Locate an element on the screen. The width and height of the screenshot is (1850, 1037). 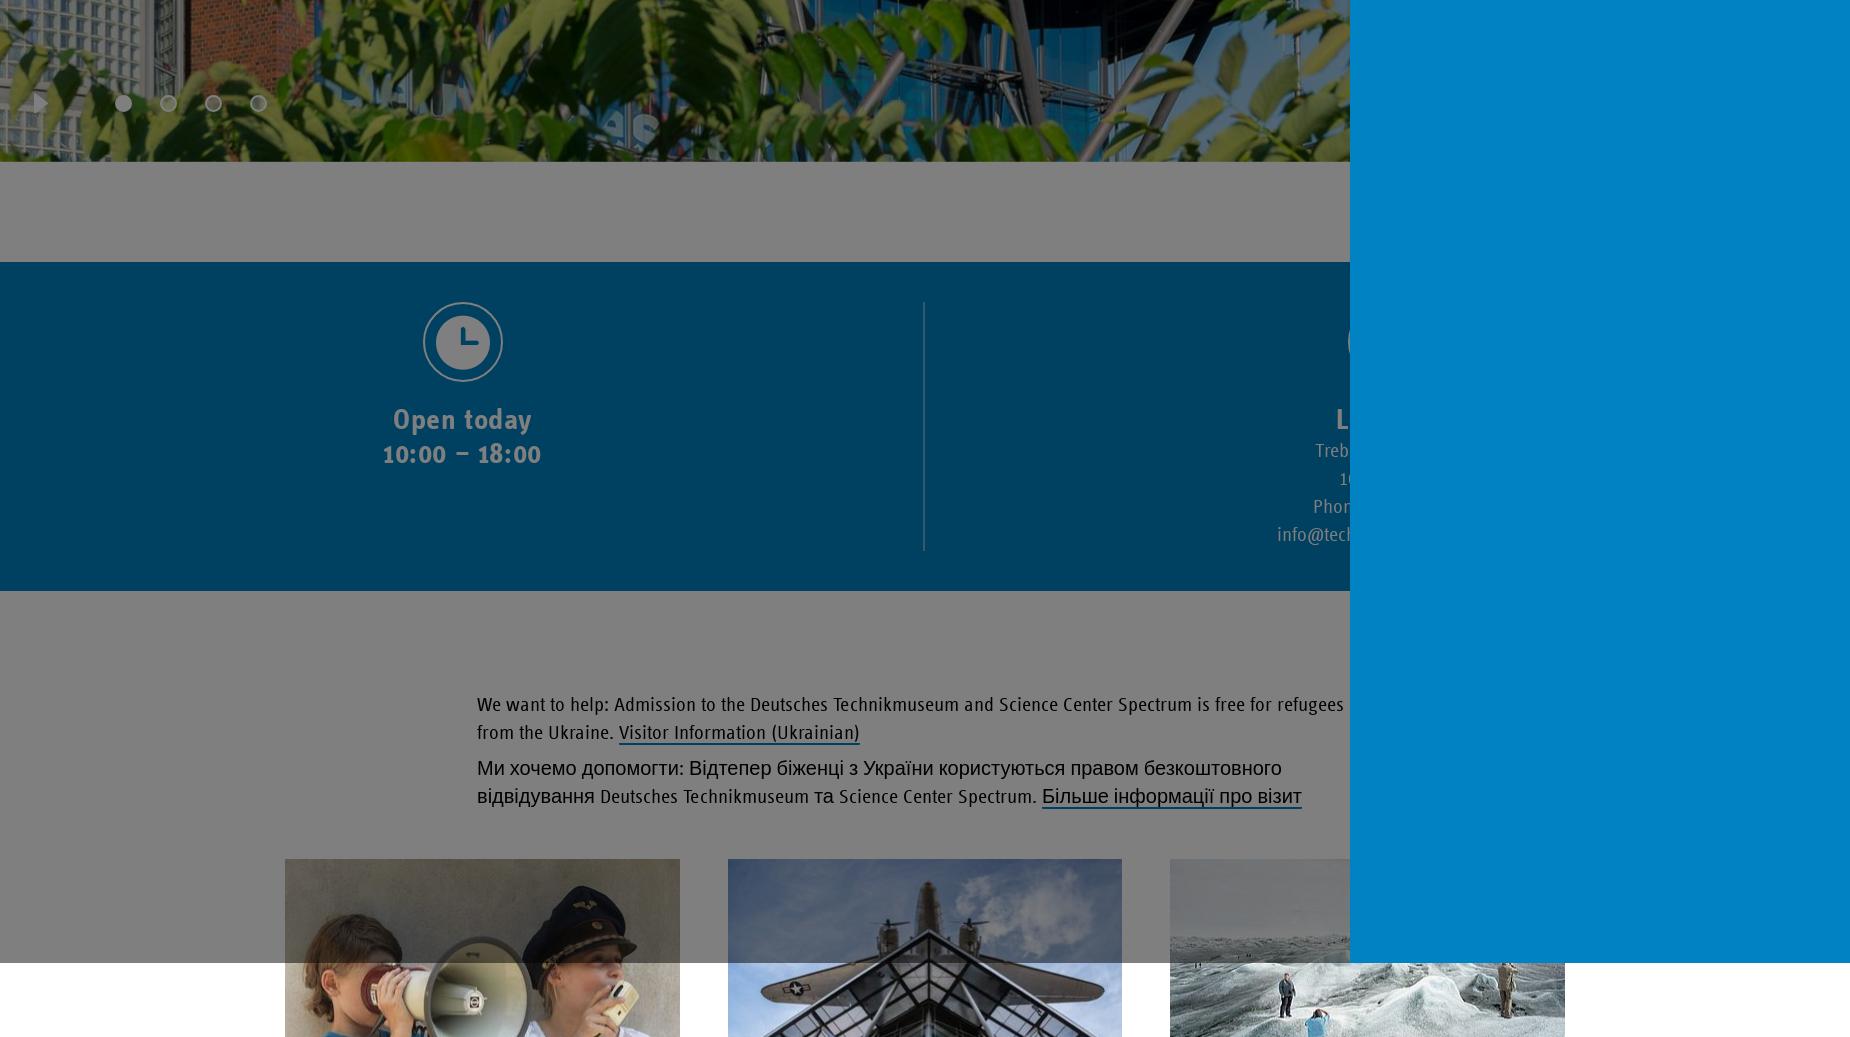
'10963 Berlin' is located at coordinates (1386, 476).